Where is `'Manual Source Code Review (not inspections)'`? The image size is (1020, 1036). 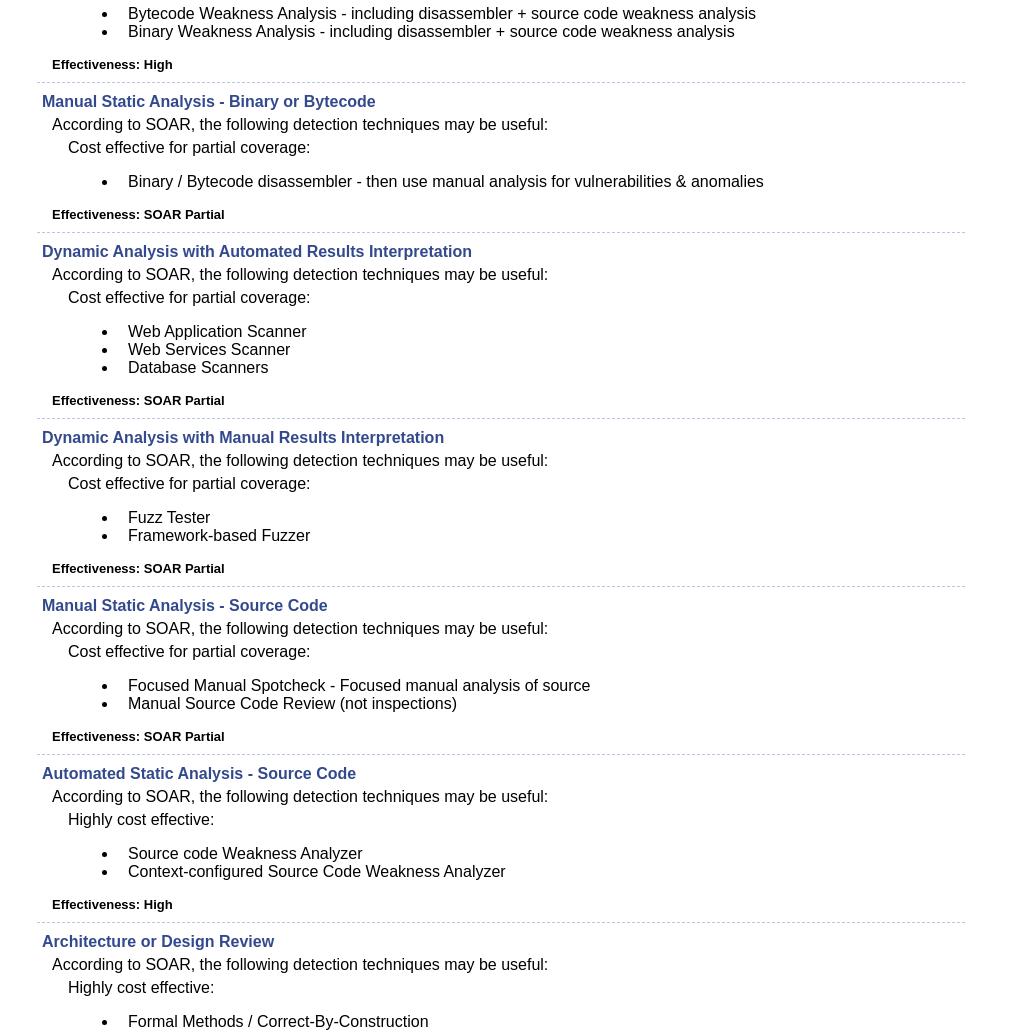
'Manual Source Code Review (not inspections)' is located at coordinates (128, 703).